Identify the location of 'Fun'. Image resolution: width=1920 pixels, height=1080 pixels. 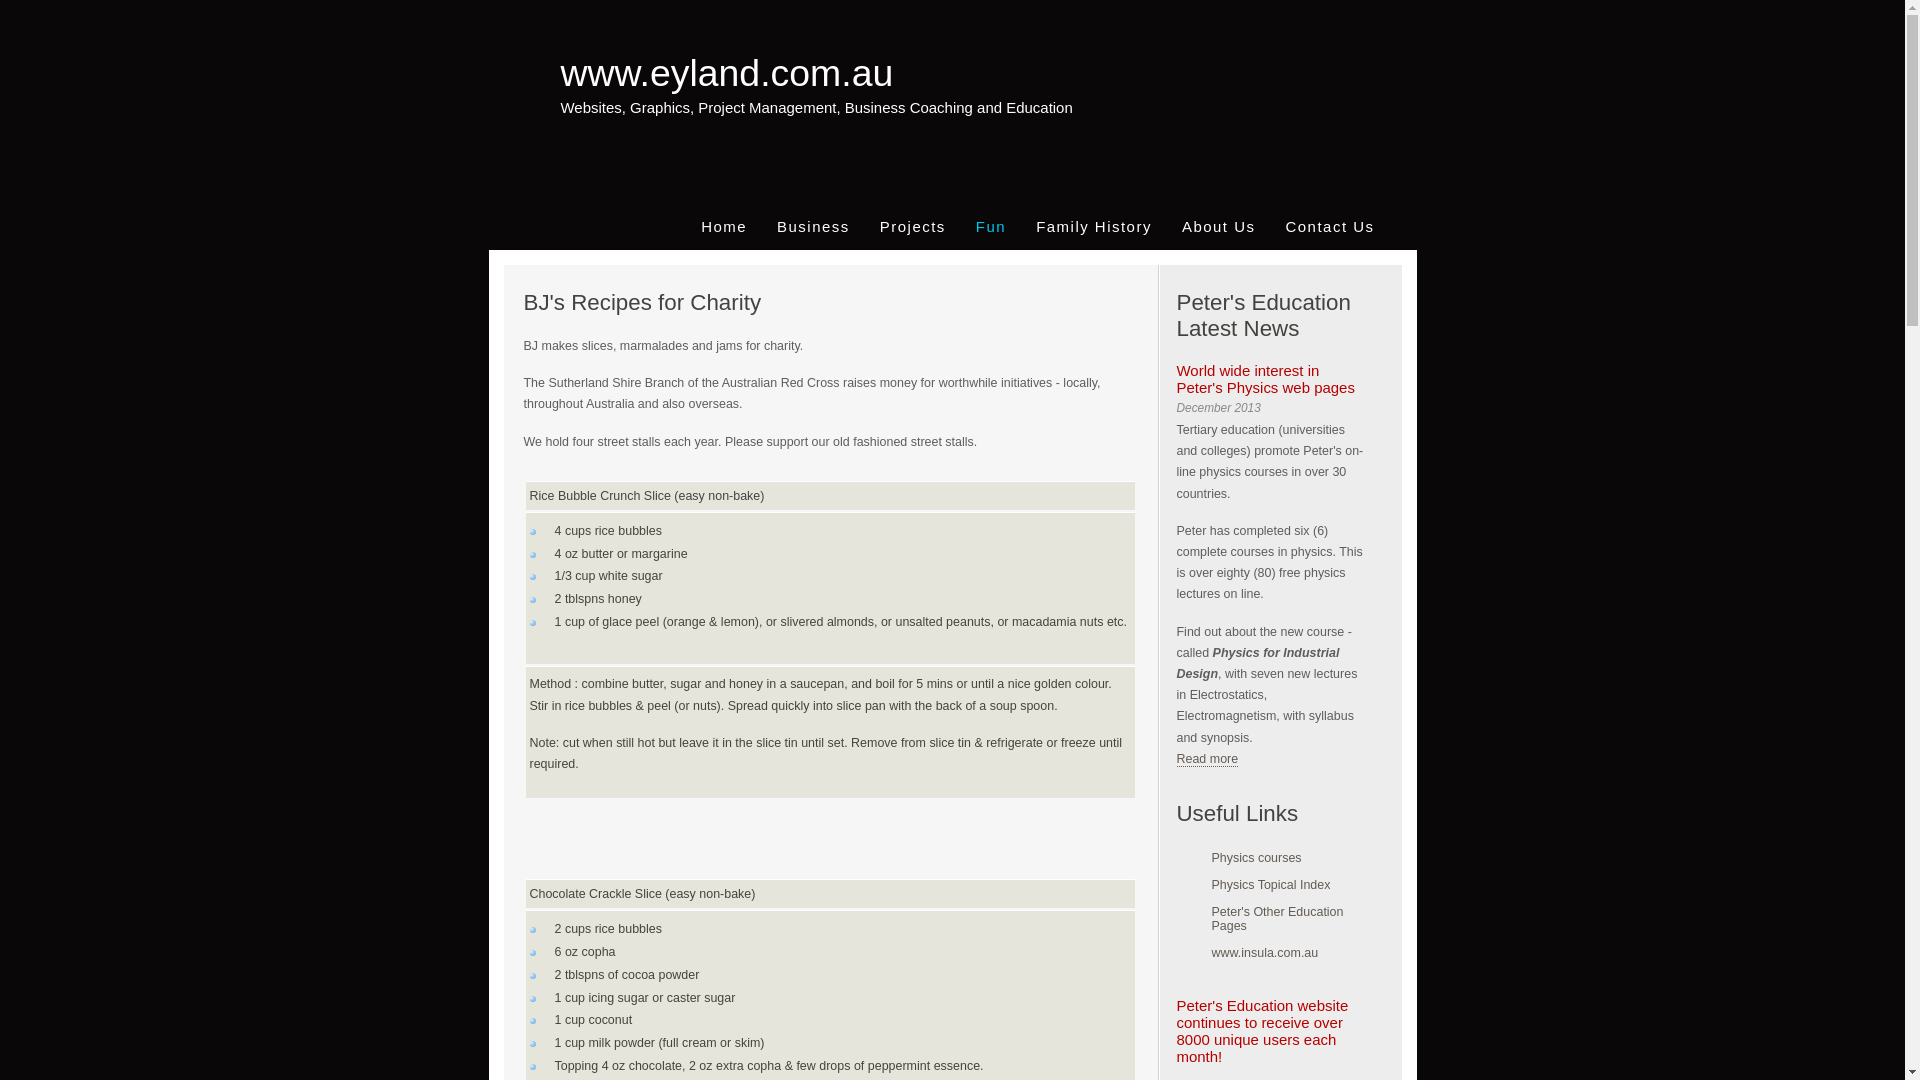
(990, 225).